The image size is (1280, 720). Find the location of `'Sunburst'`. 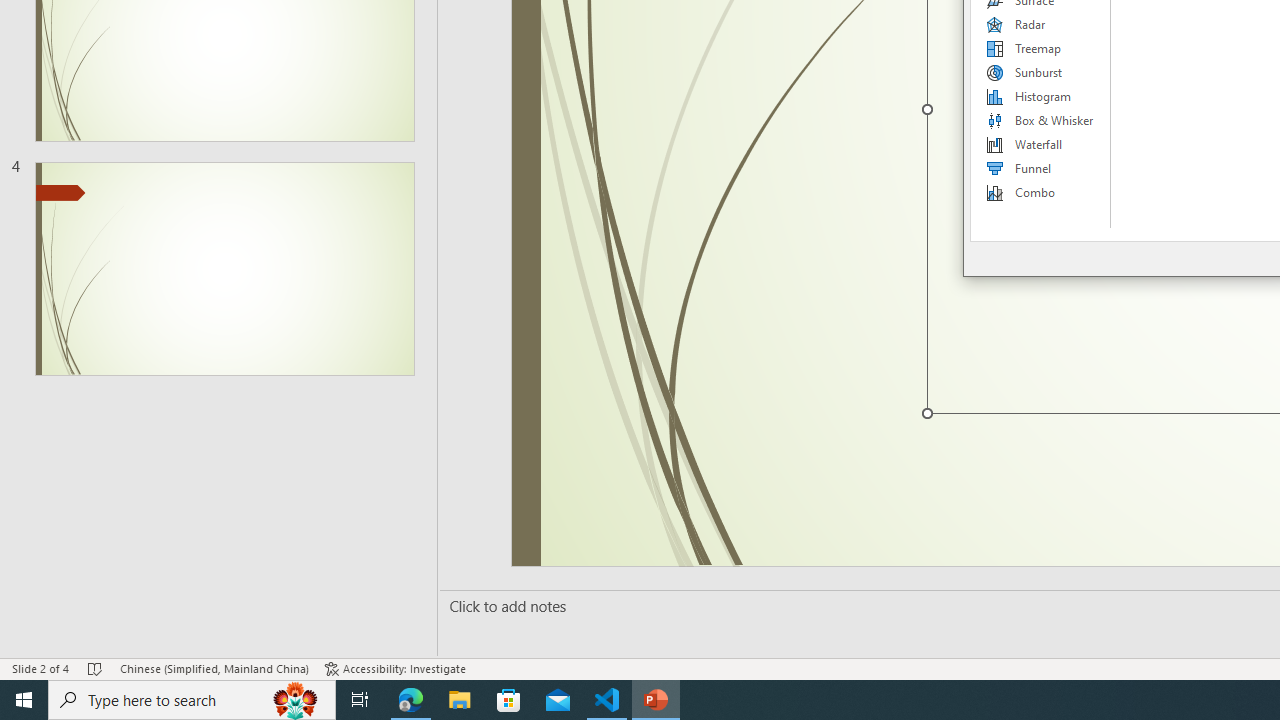

'Sunburst' is located at coordinates (1040, 72).